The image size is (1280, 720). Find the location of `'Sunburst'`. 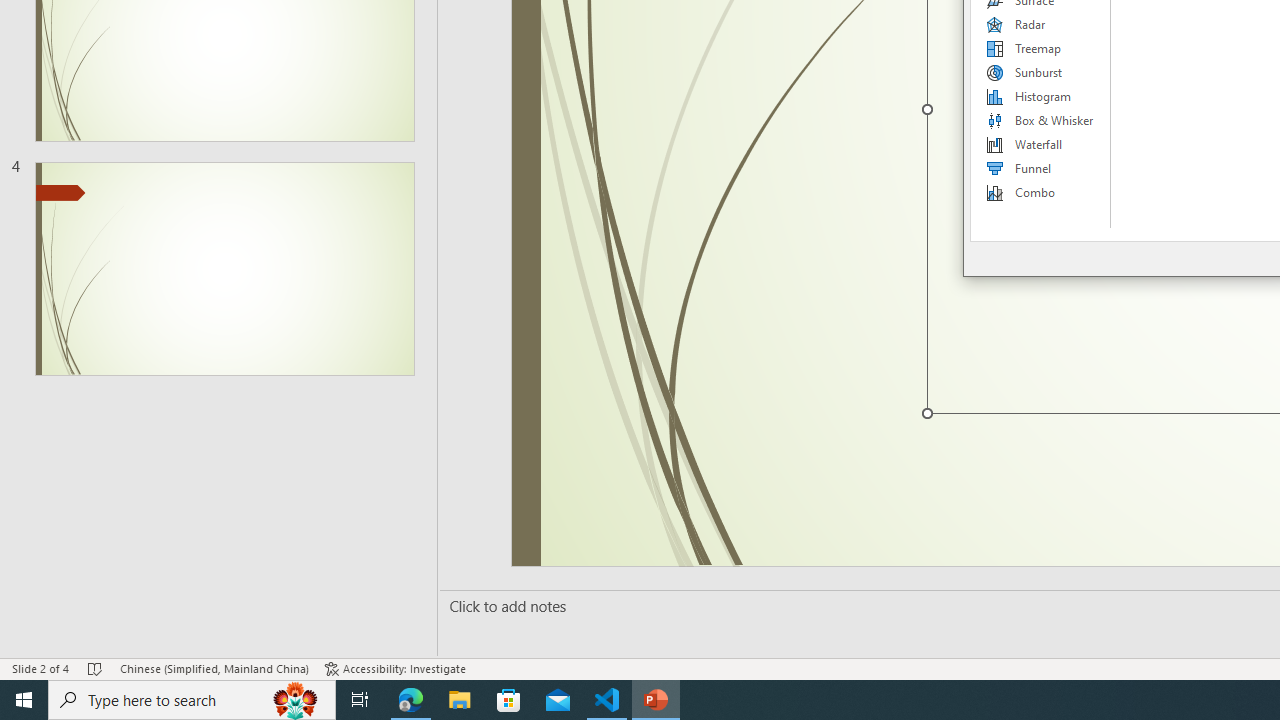

'Sunburst' is located at coordinates (1040, 72).